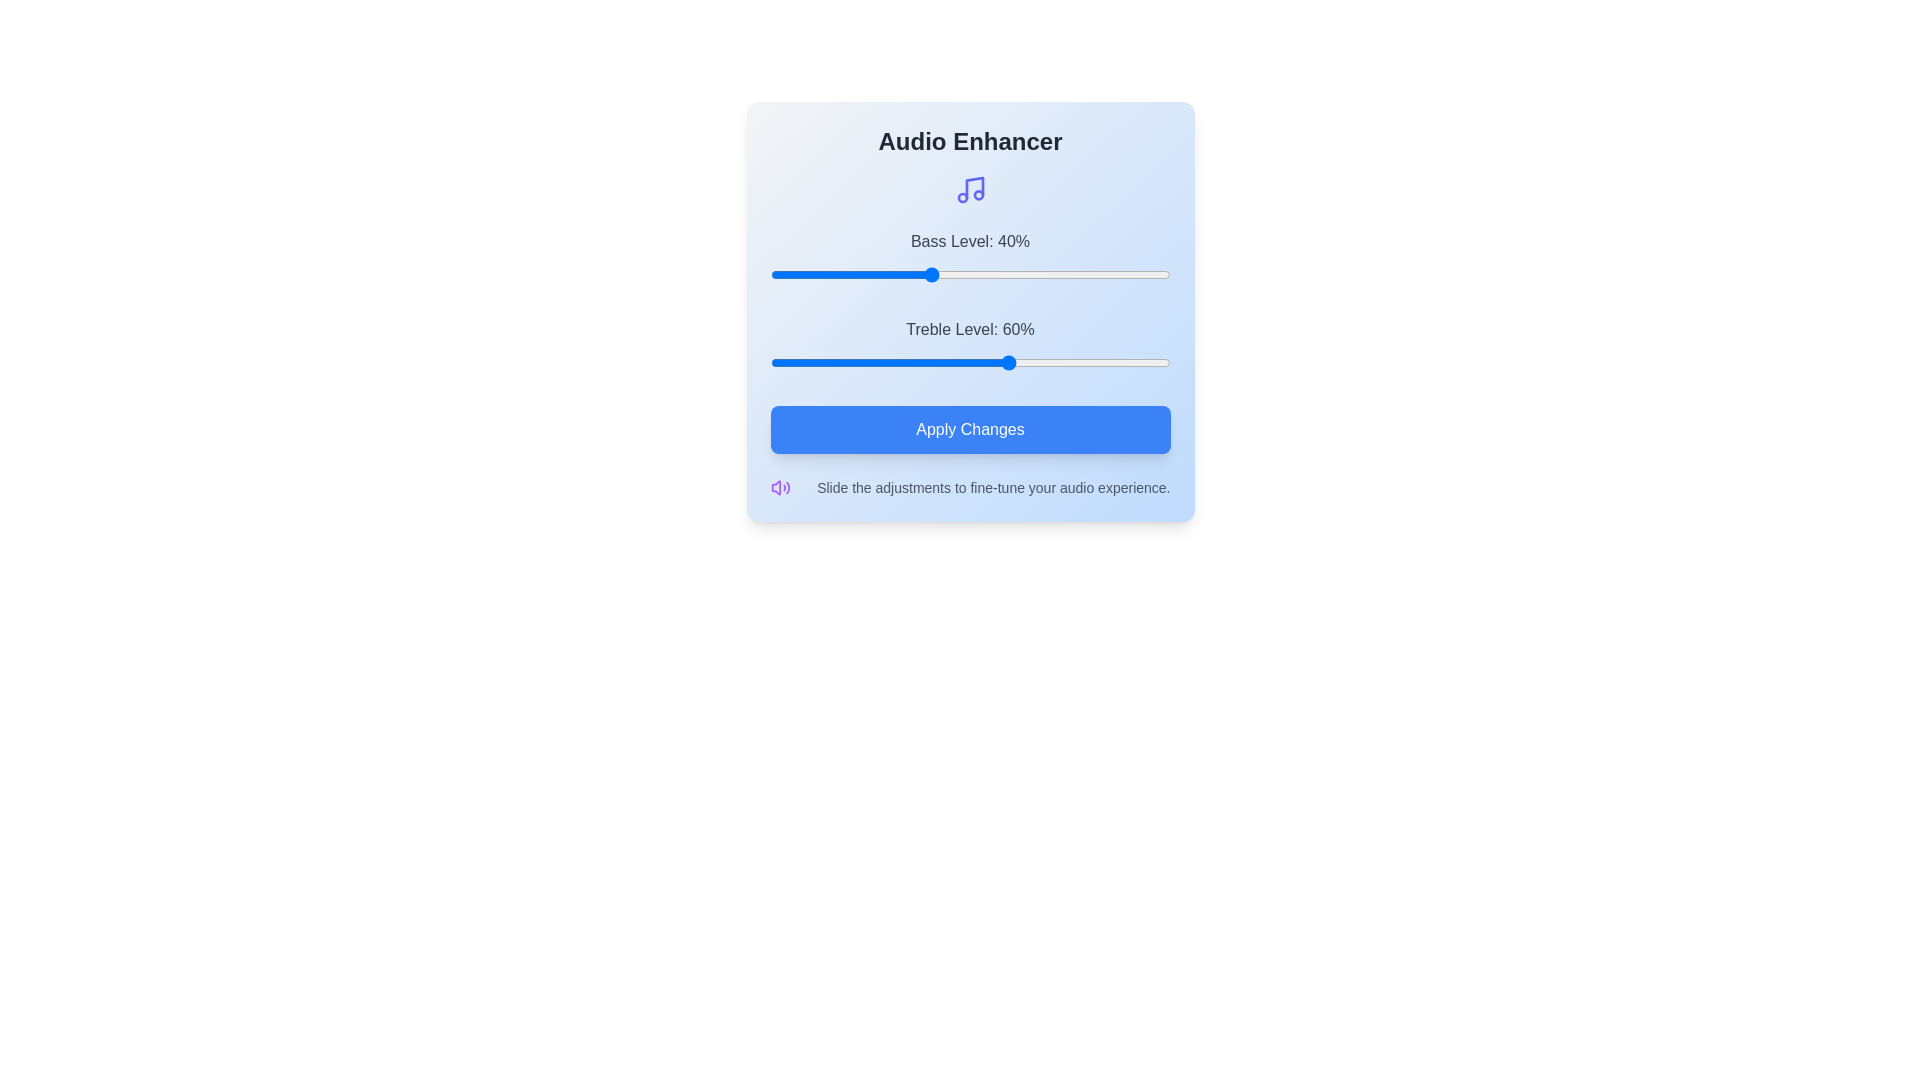 The image size is (1920, 1080). Describe the element at coordinates (925, 274) in the screenshot. I see `the bass level slider to 39%` at that location.